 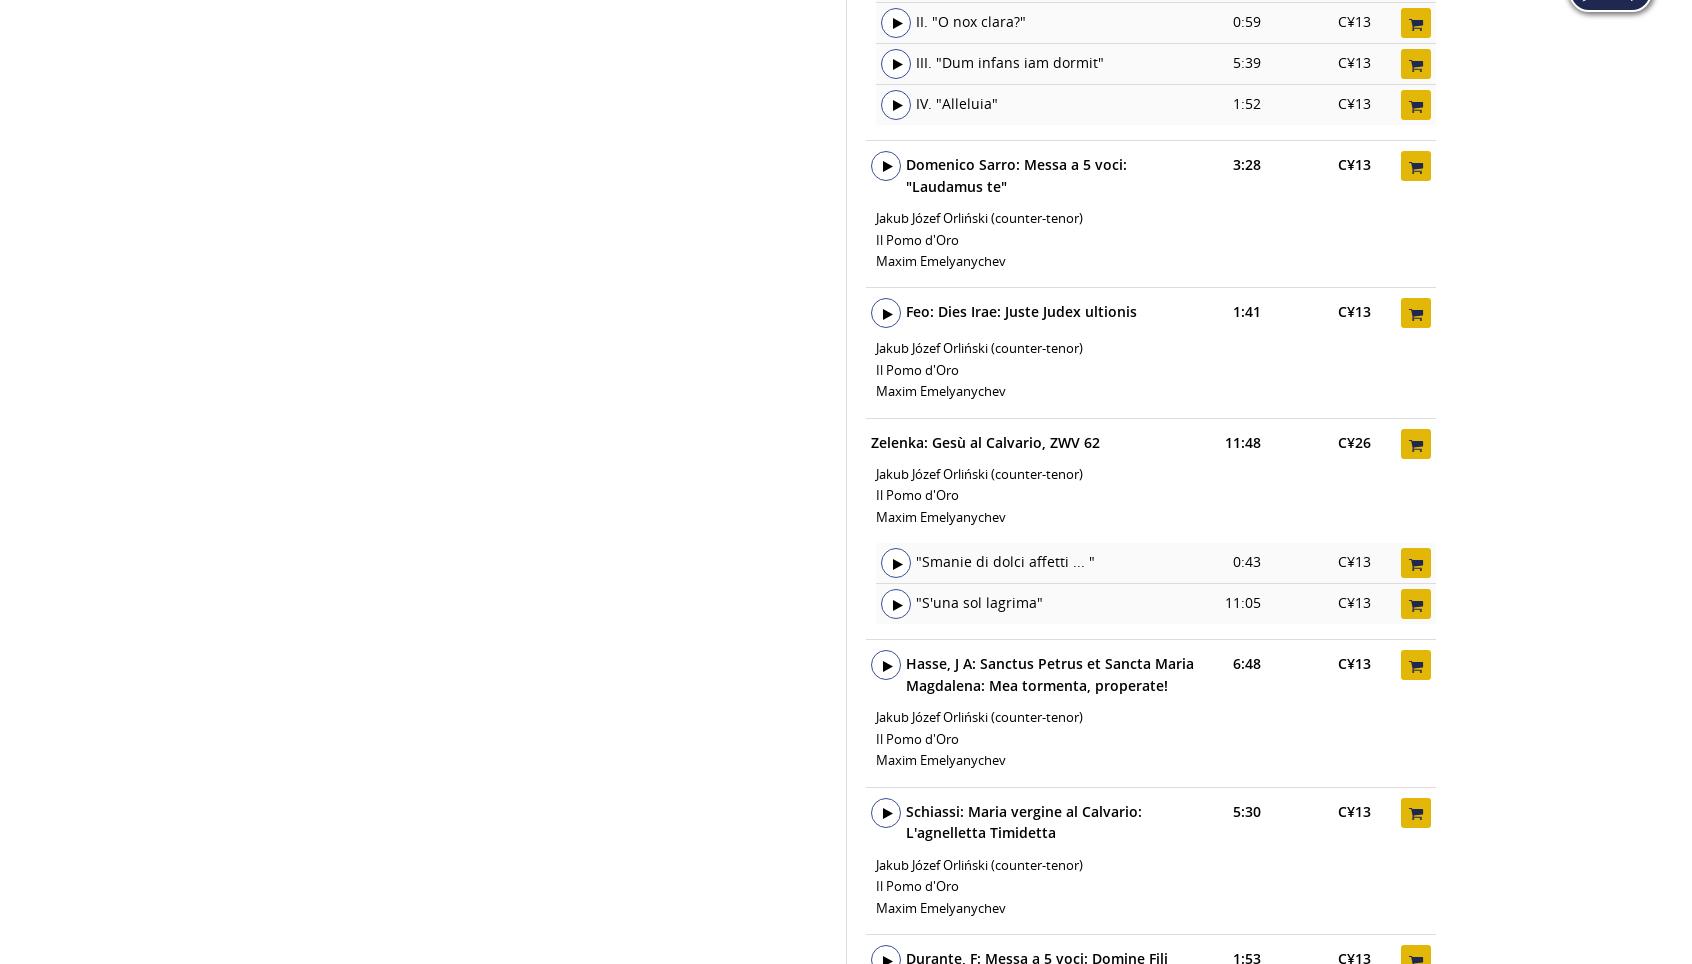 What do you see at coordinates (1247, 20) in the screenshot?
I see `'0:59'` at bounding box center [1247, 20].